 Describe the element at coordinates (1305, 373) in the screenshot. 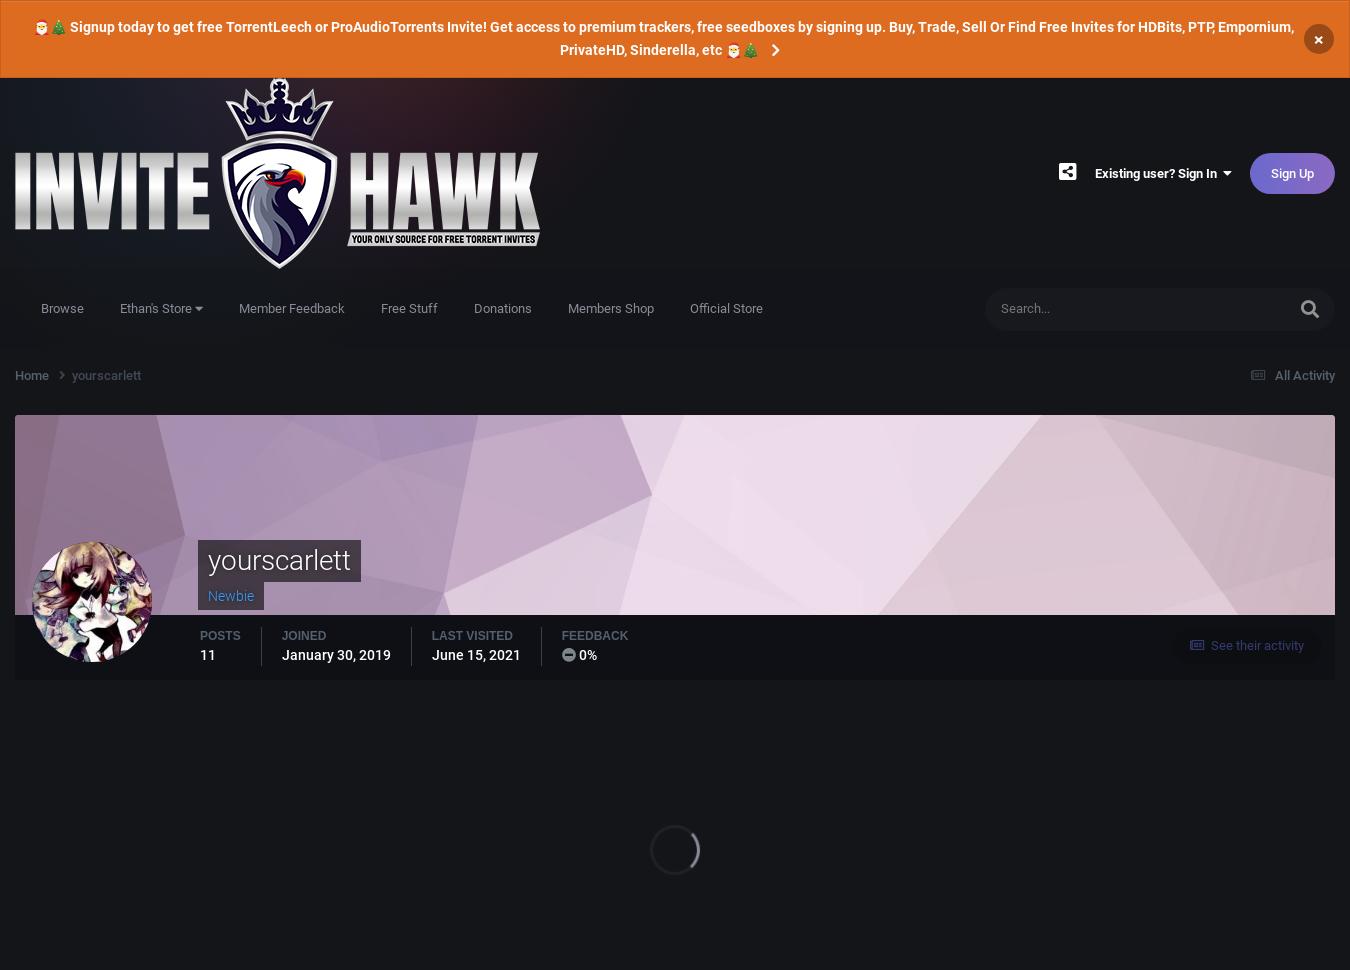

I see `'All Activity'` at that location.